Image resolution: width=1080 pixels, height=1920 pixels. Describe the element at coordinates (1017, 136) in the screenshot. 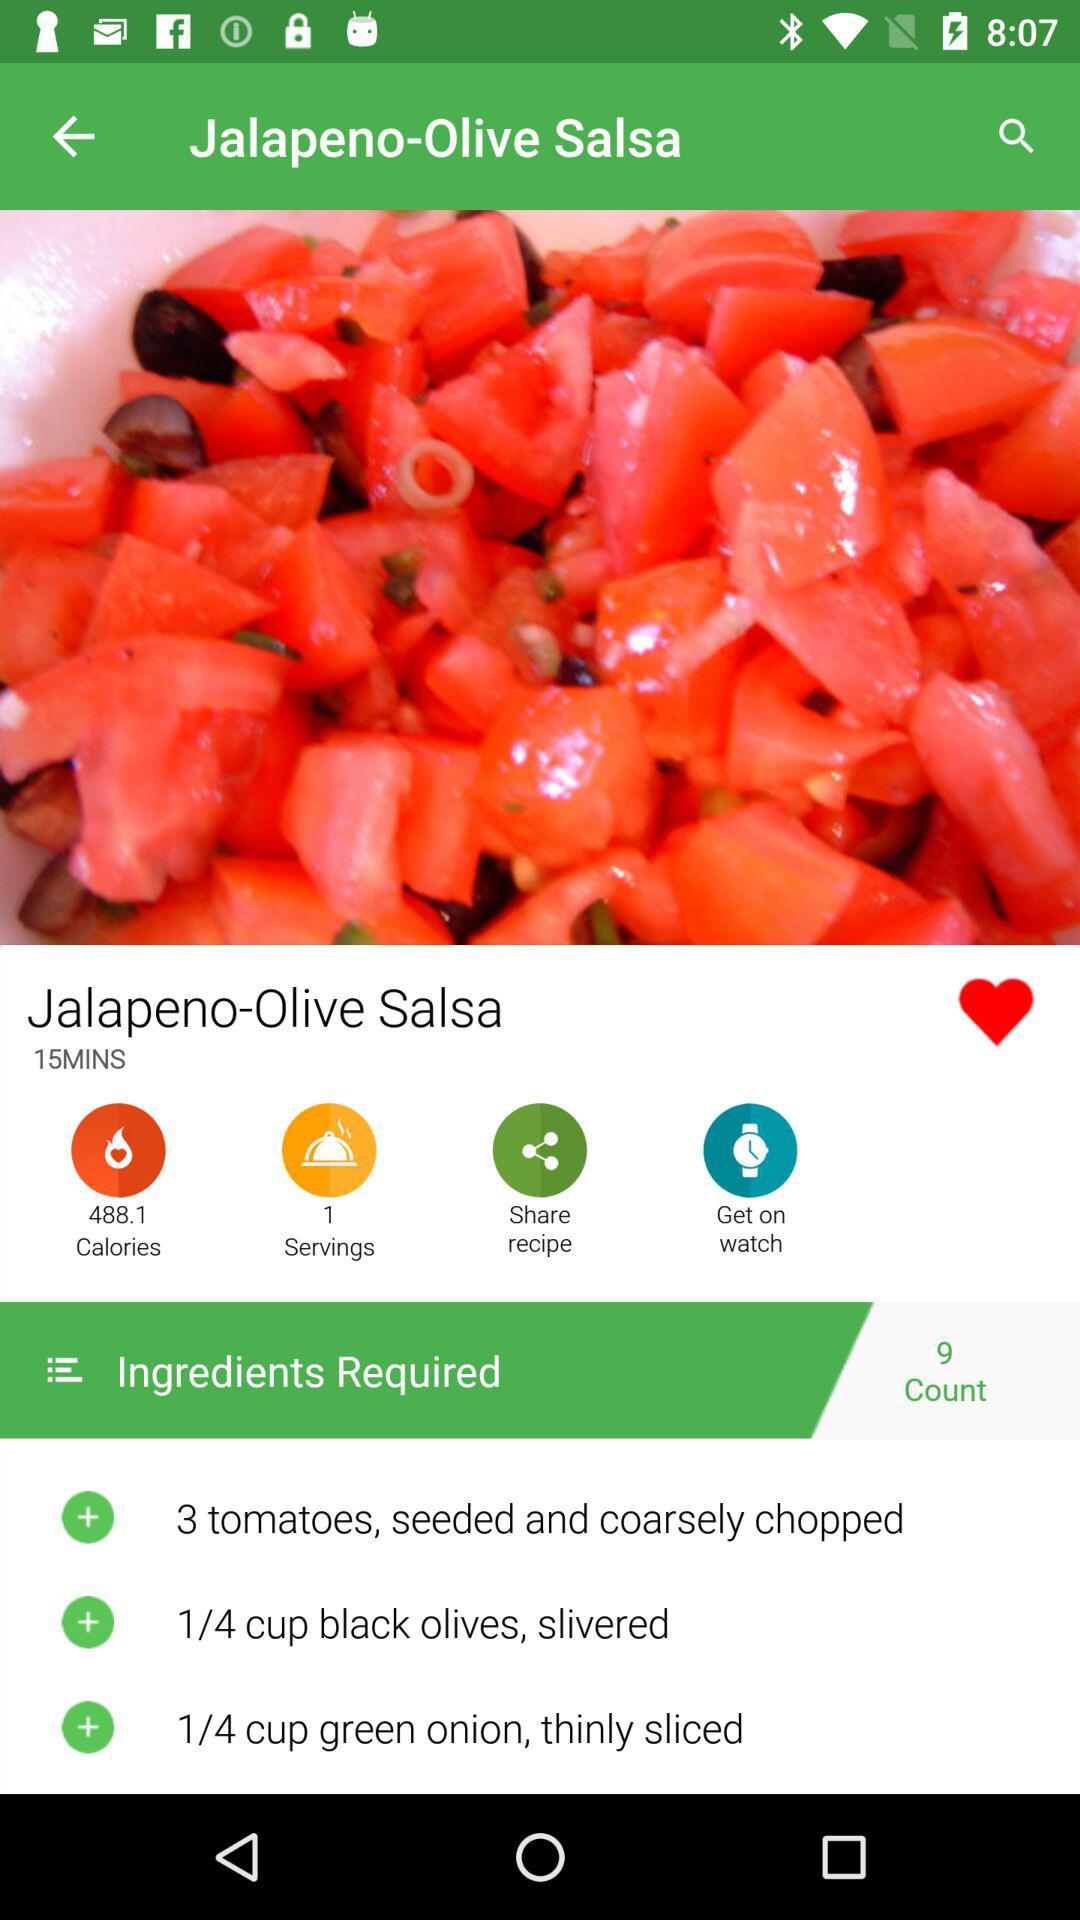

I see `search icon` at that location.